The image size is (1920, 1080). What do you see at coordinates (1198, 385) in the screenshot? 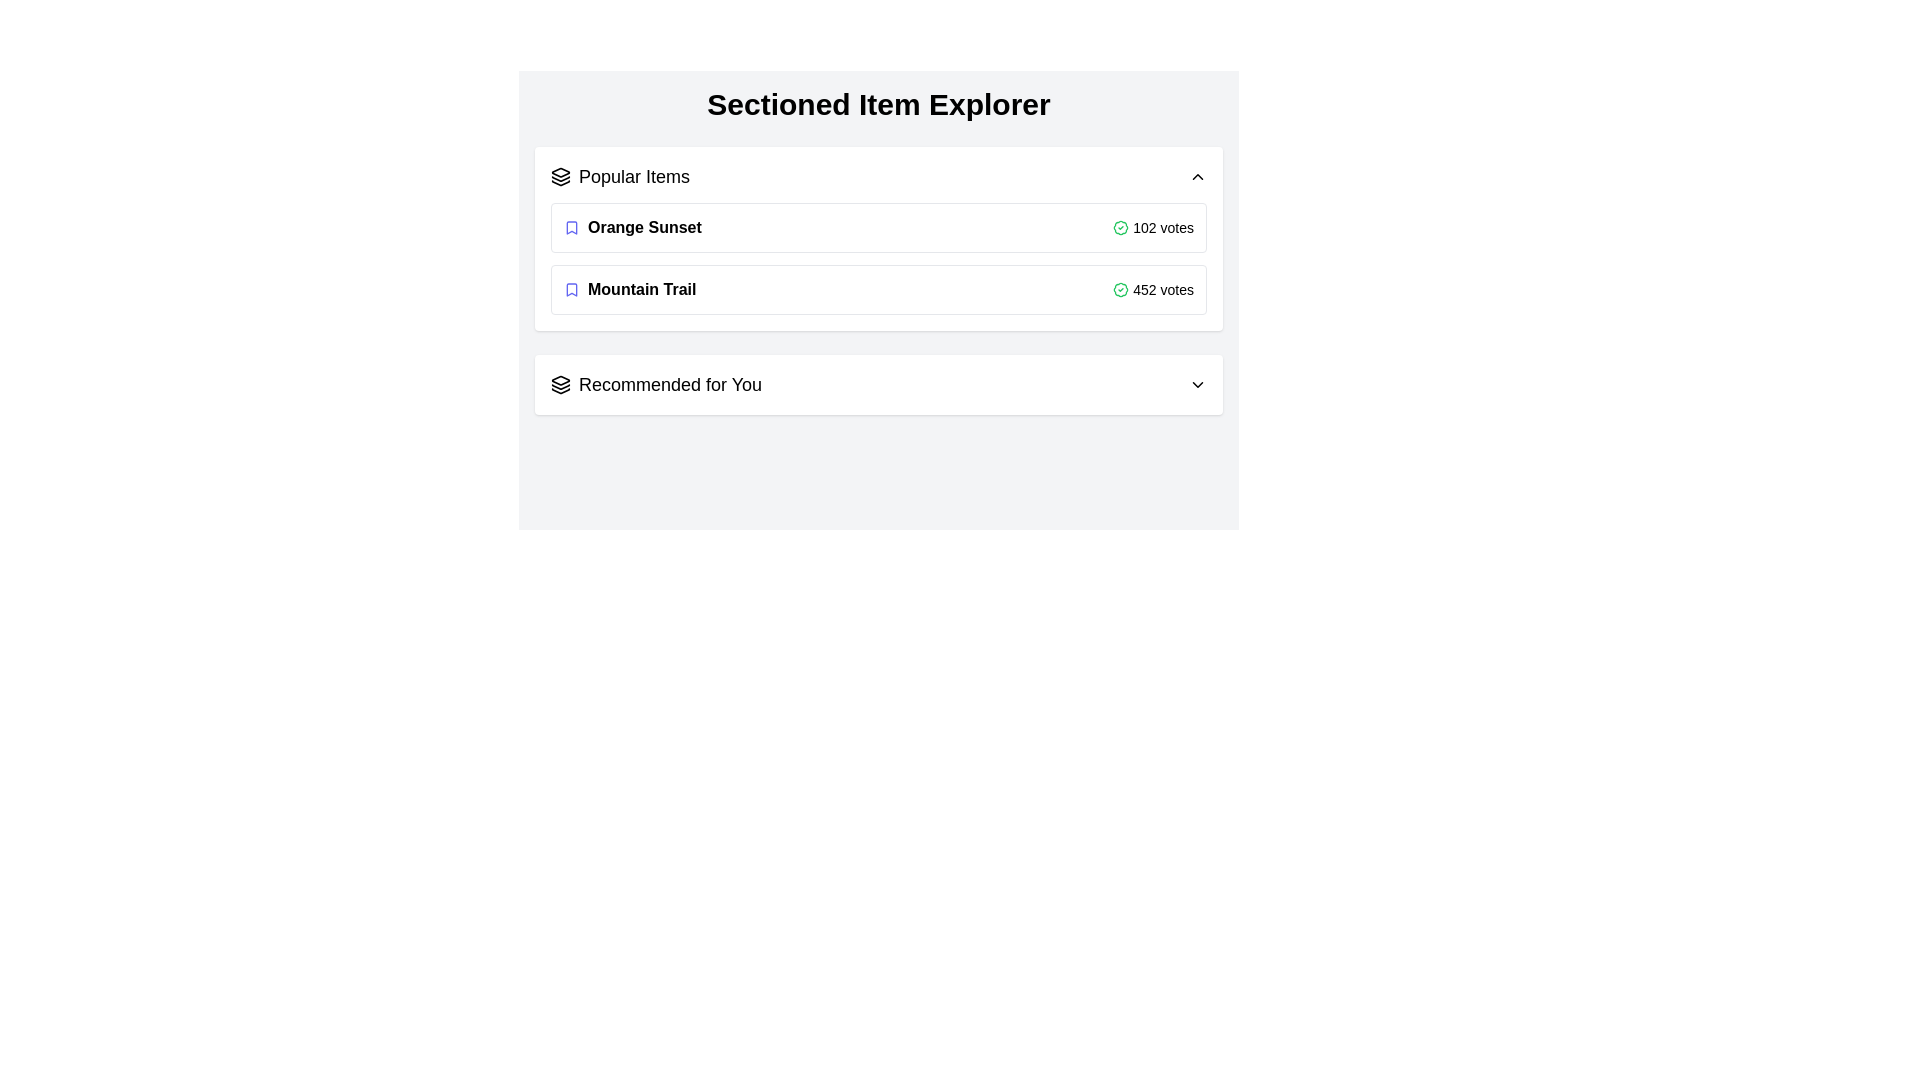
I see `the downward-pointing chevron icon next to the 'Recommended for You' text` at bounding box center [1198, 385].